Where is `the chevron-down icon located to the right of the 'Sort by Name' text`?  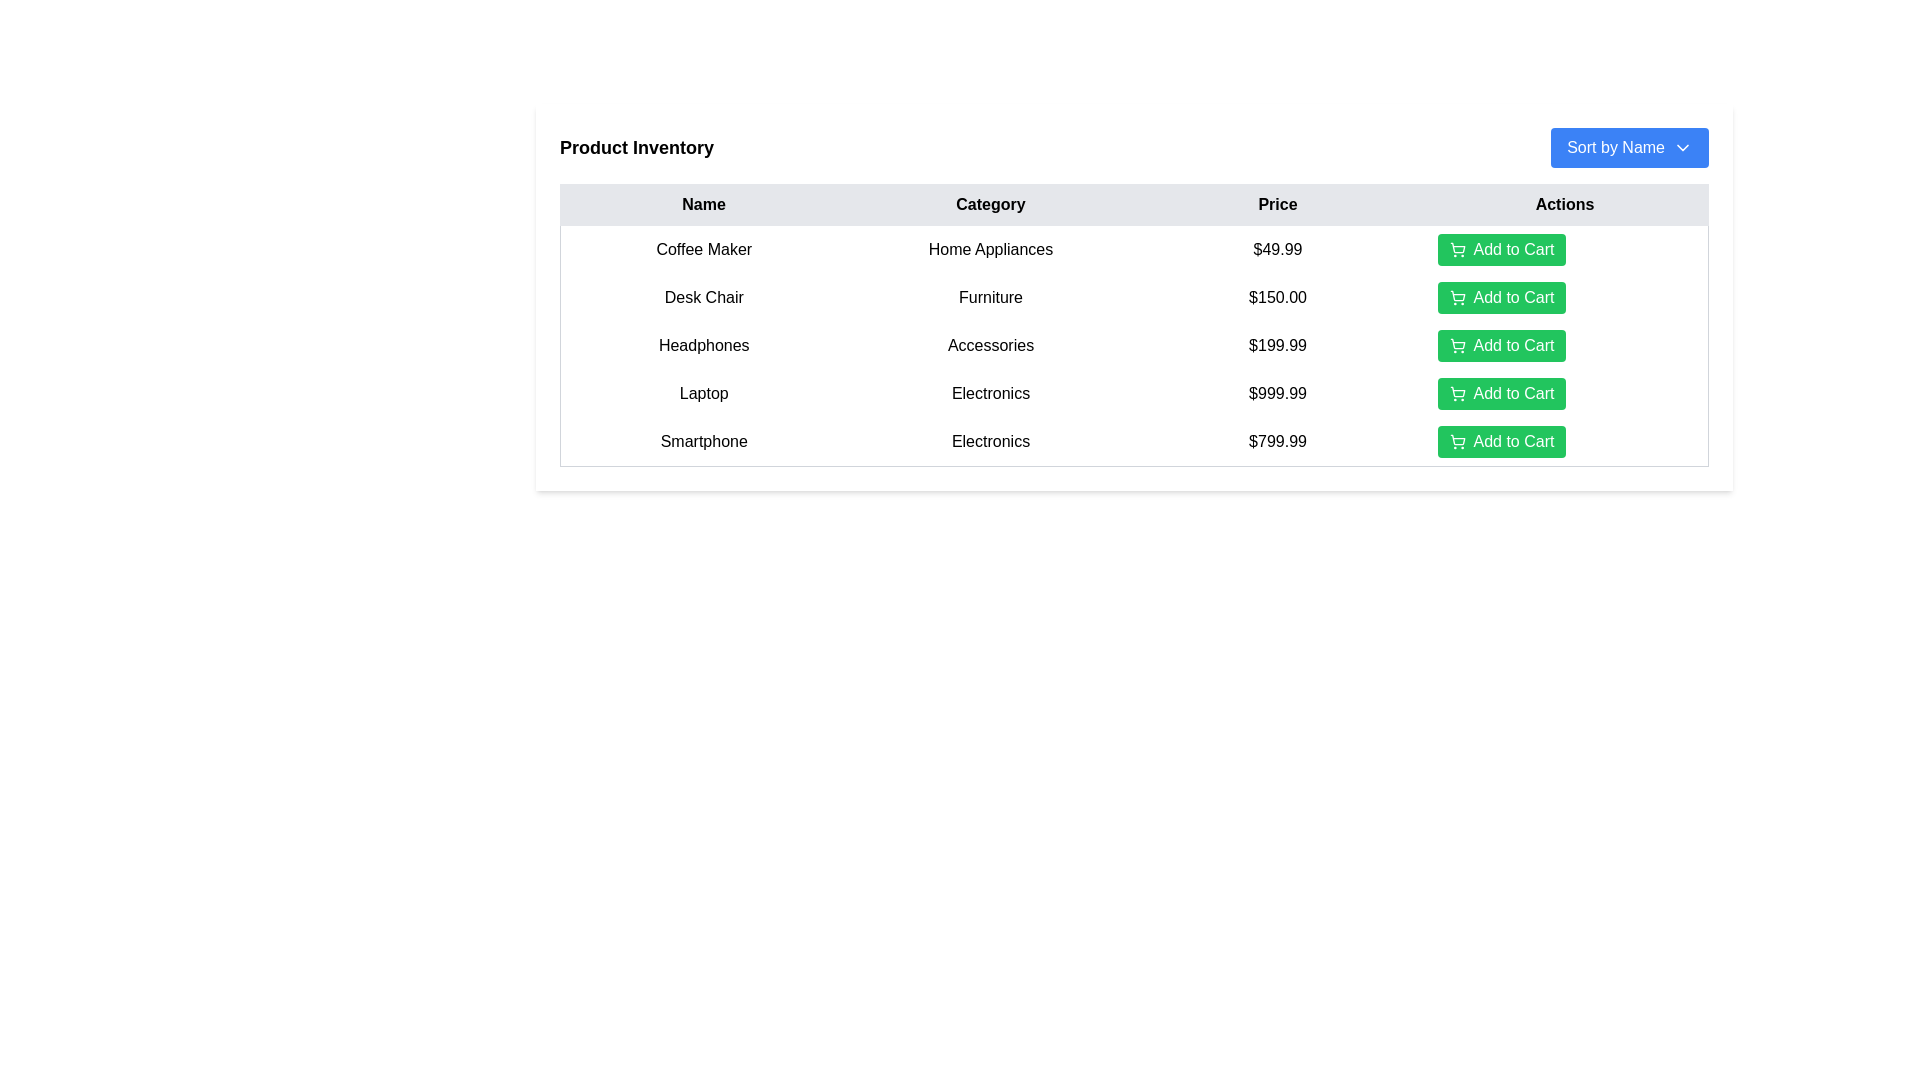
the chevron-down icon located to the right of the 'Sort by Name' text is located at coordinates (1682, 146).